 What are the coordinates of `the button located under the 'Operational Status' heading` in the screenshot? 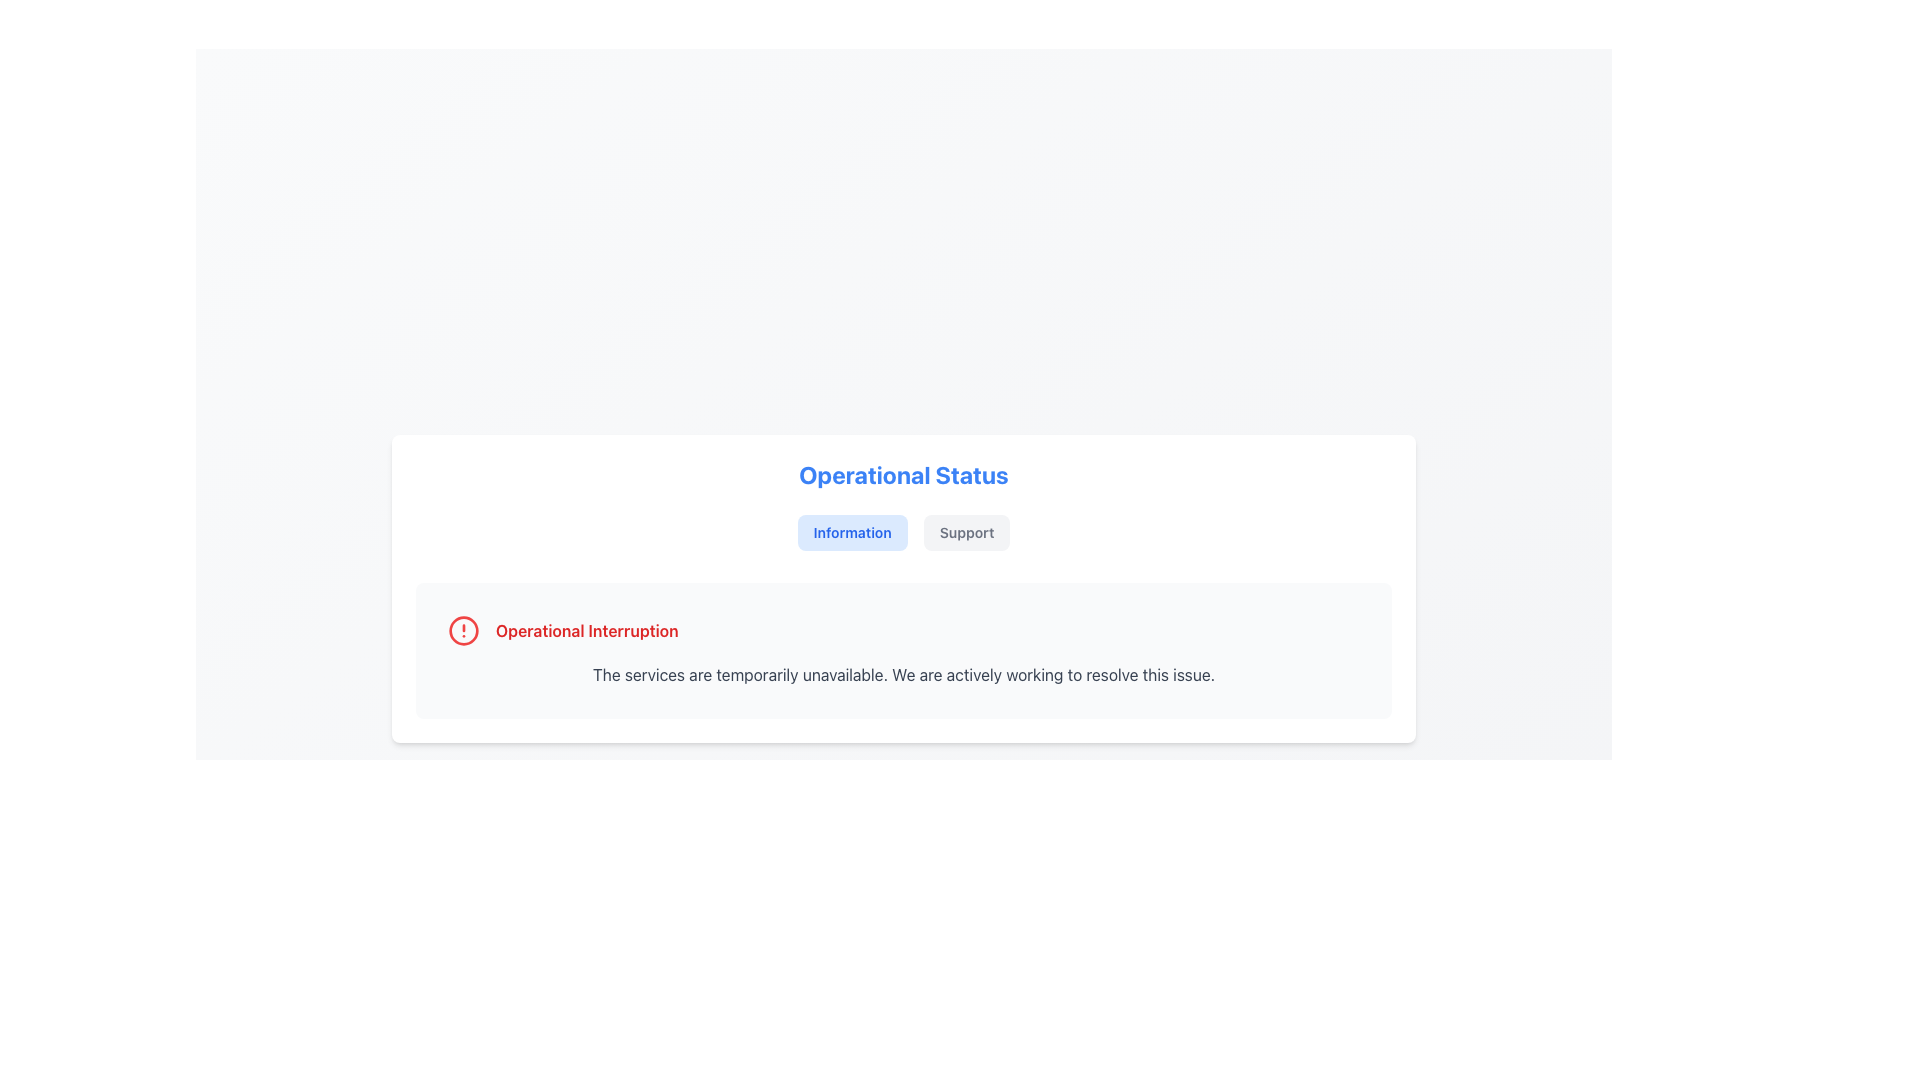 It's located at (852, 531).